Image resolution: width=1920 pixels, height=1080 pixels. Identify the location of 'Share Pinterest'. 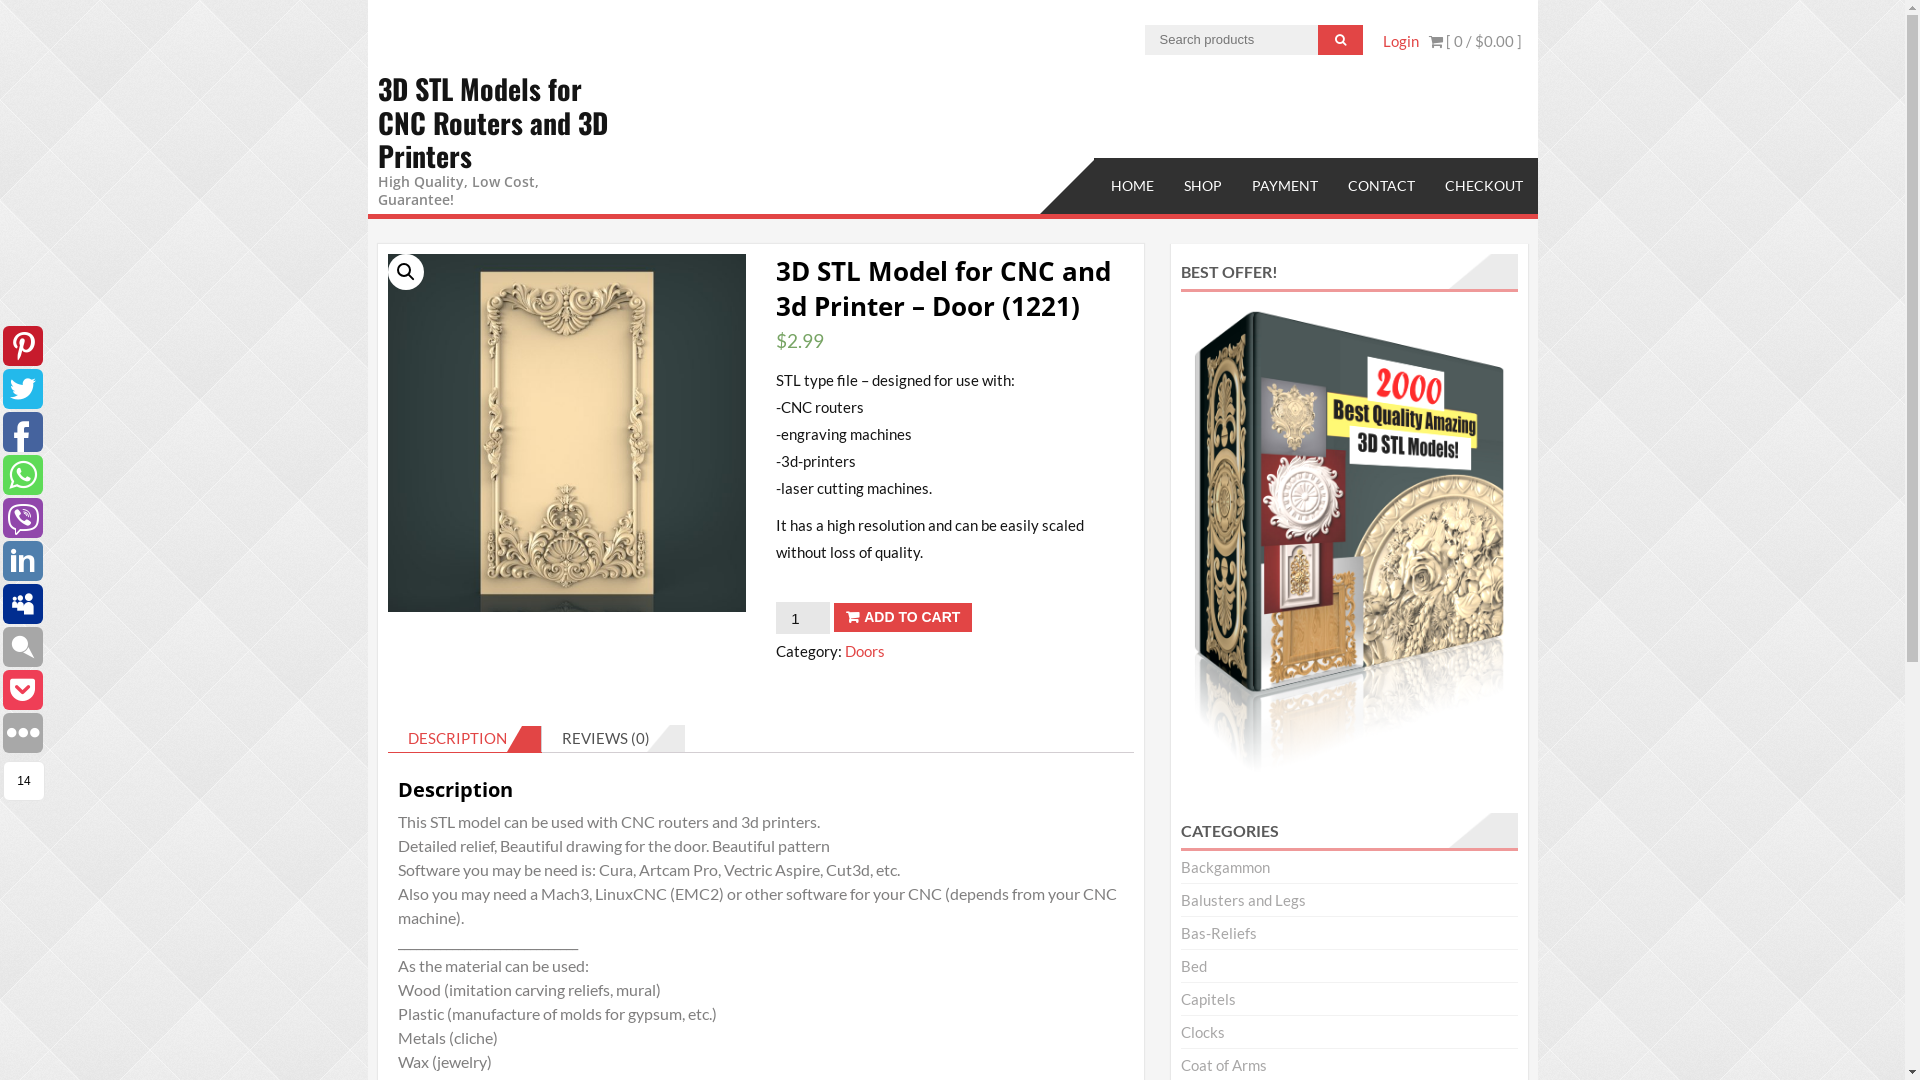
(23, 345).